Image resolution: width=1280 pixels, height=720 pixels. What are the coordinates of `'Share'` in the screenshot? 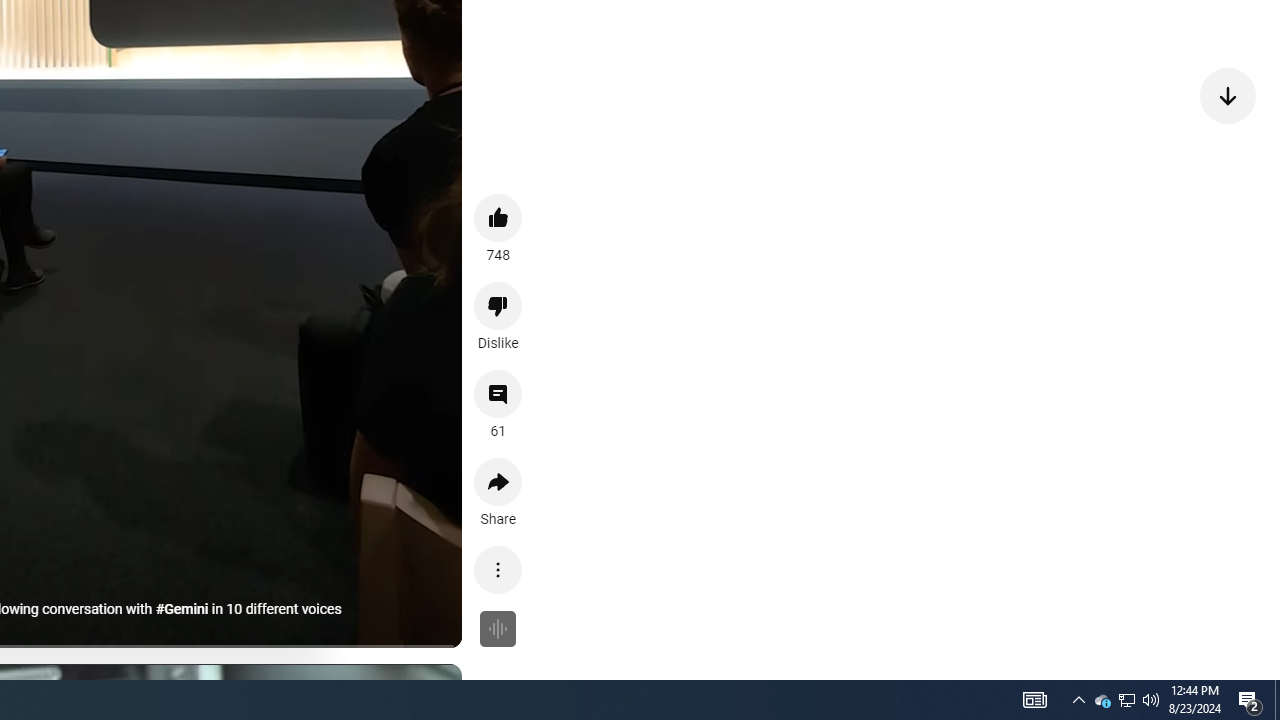 It's located at (498, 482).